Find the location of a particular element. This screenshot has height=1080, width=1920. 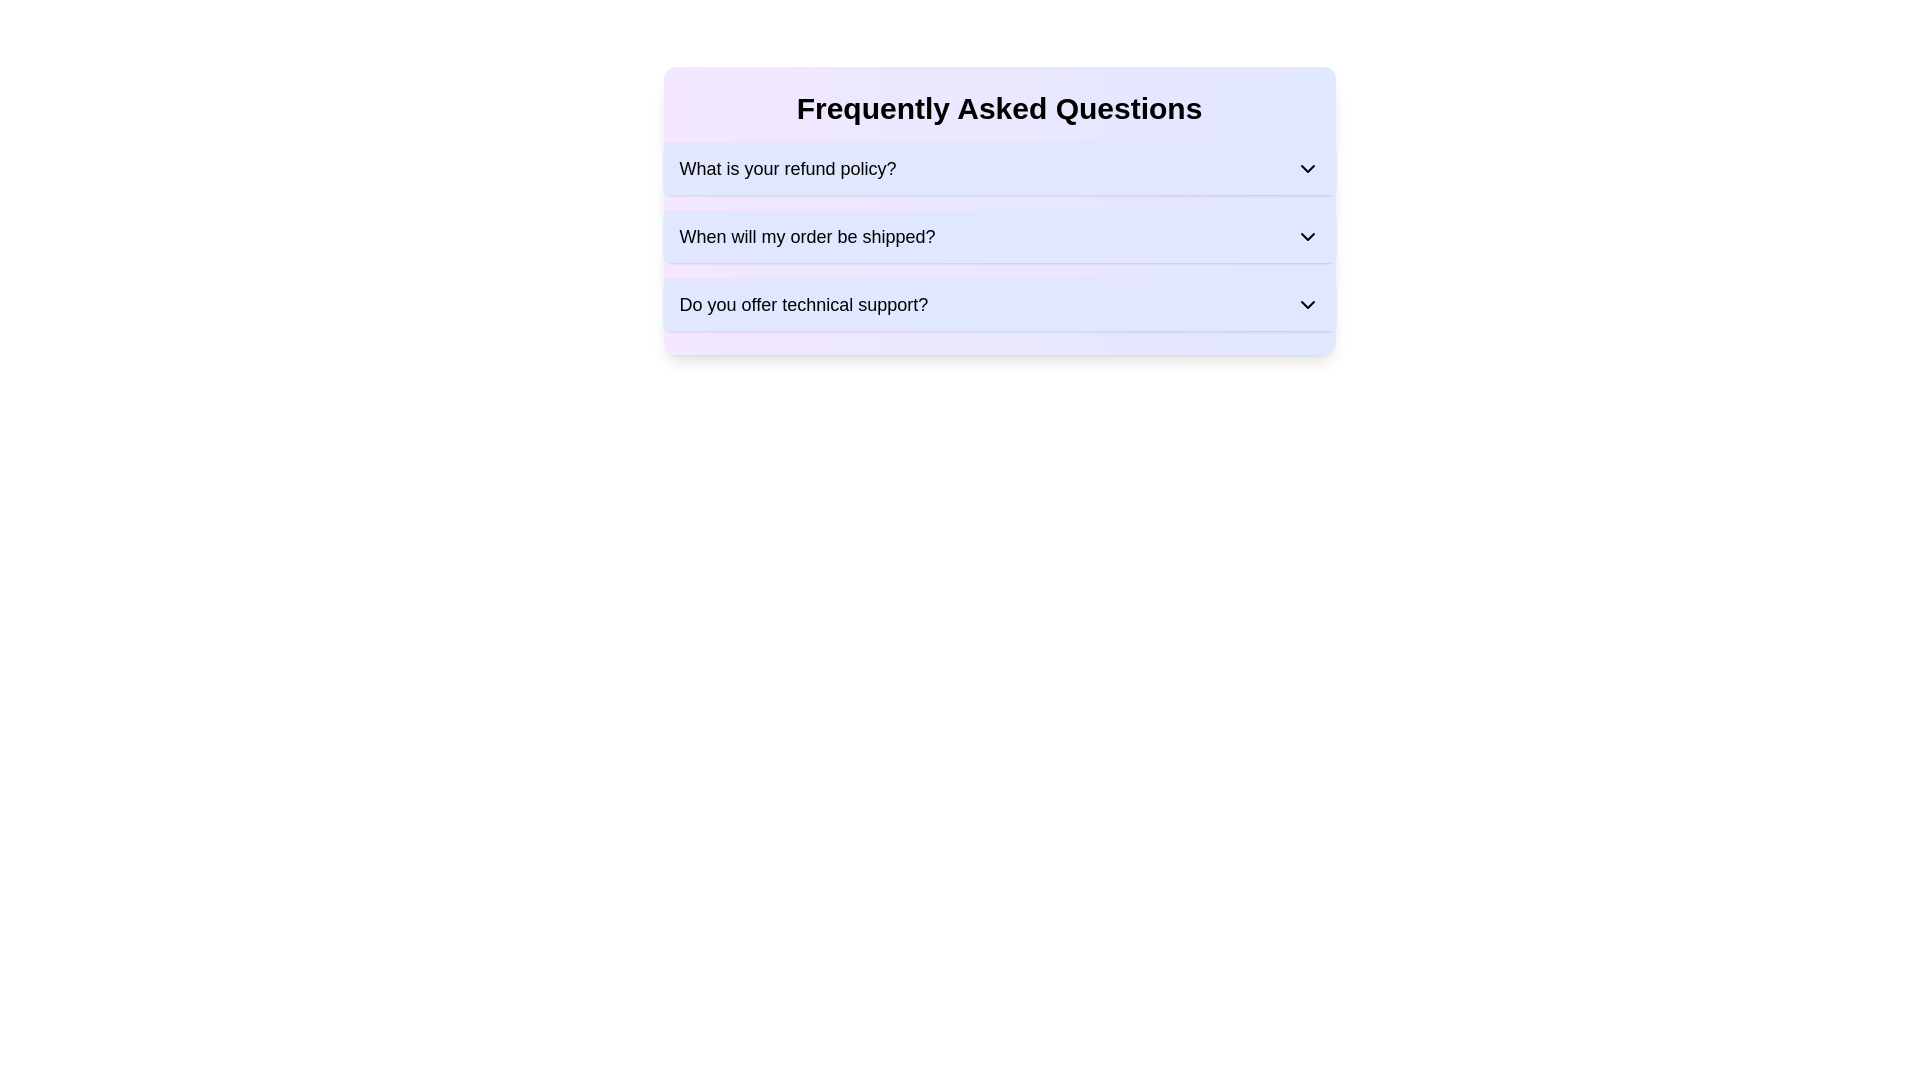

the third collapsible question panel in the FAQ section is located at coordinates (999, 304).